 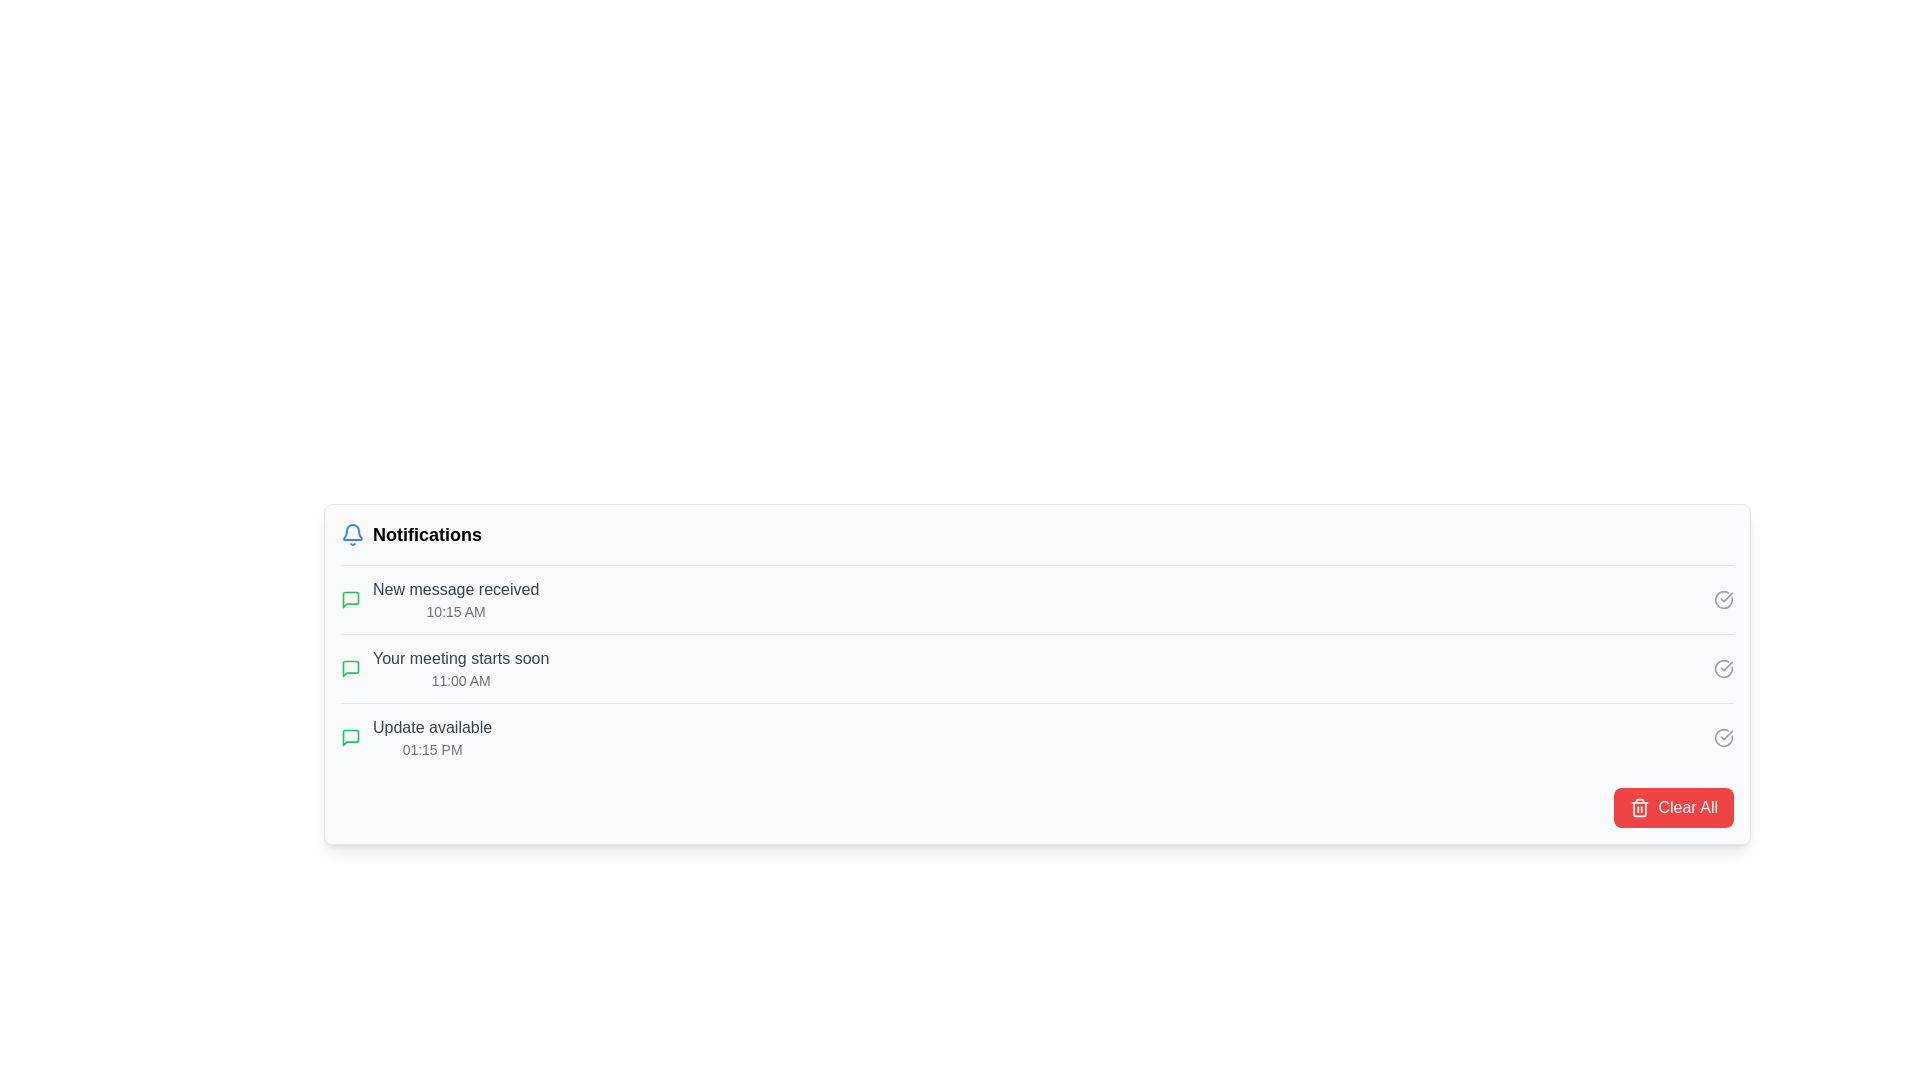 What do you see at coordinates (1722, 668) in the screenshot?
I see `the circular checkmark icon located on the far-right of the notification entry that reads 'Your meeting starts soon 11:00 AM' to change its color to green` at bounding box center [1722, 668].